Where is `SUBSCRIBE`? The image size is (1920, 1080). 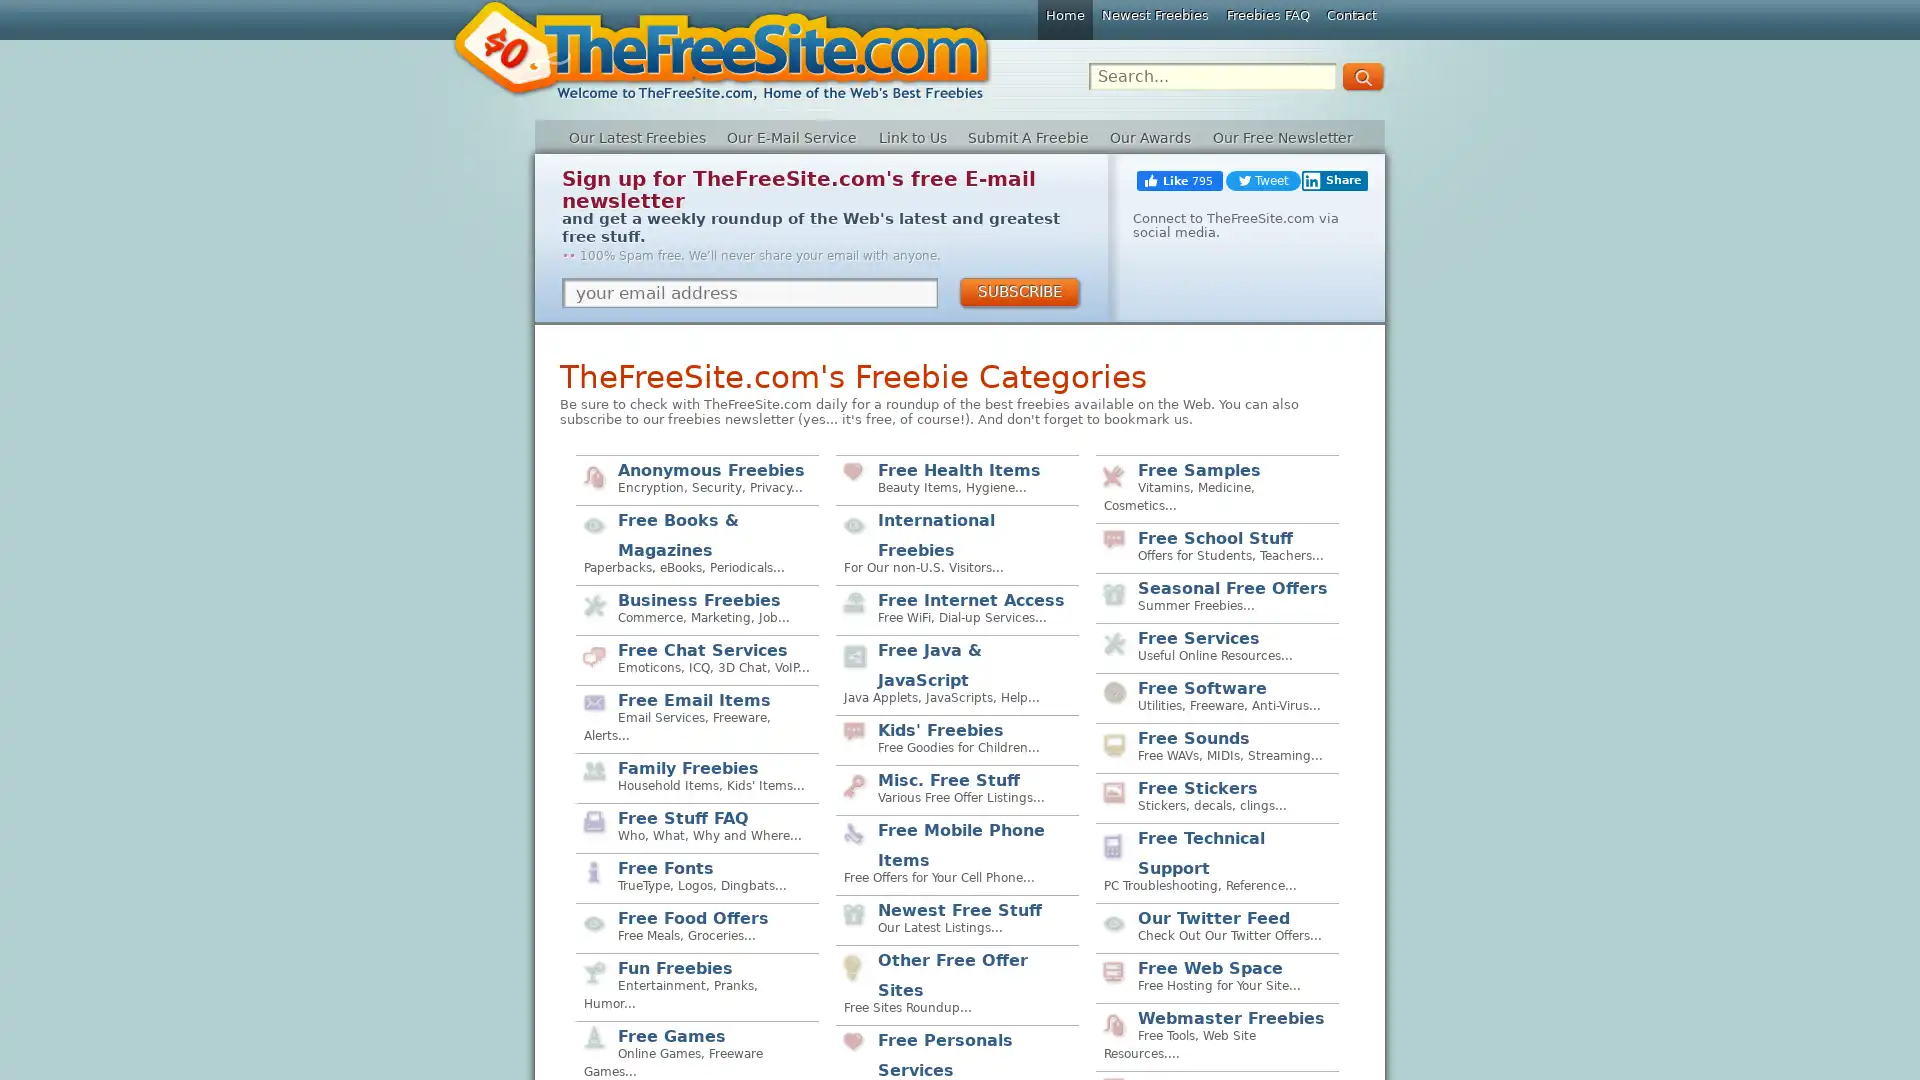
SUBSCRIBE is located at coordinates (1019, 292).